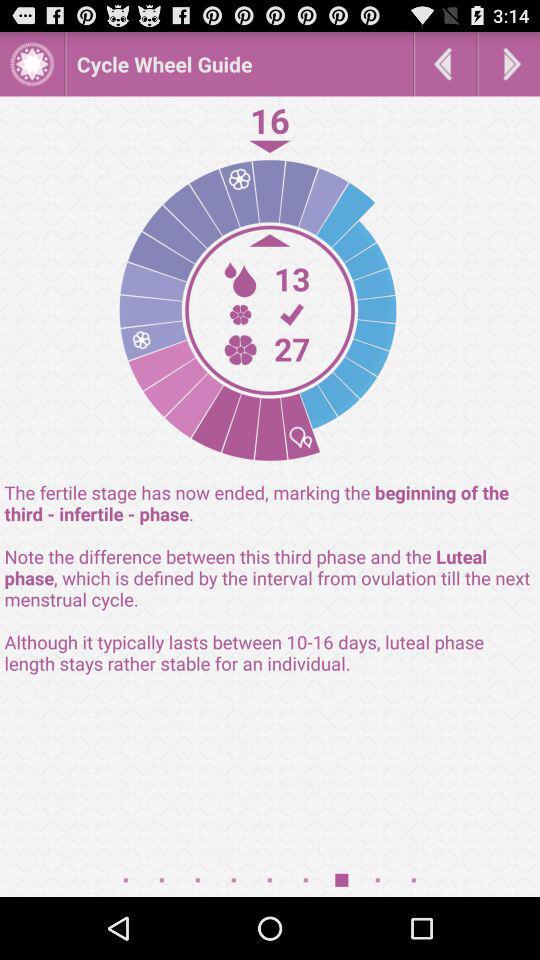  I want to click on go back, so click(445, 63).